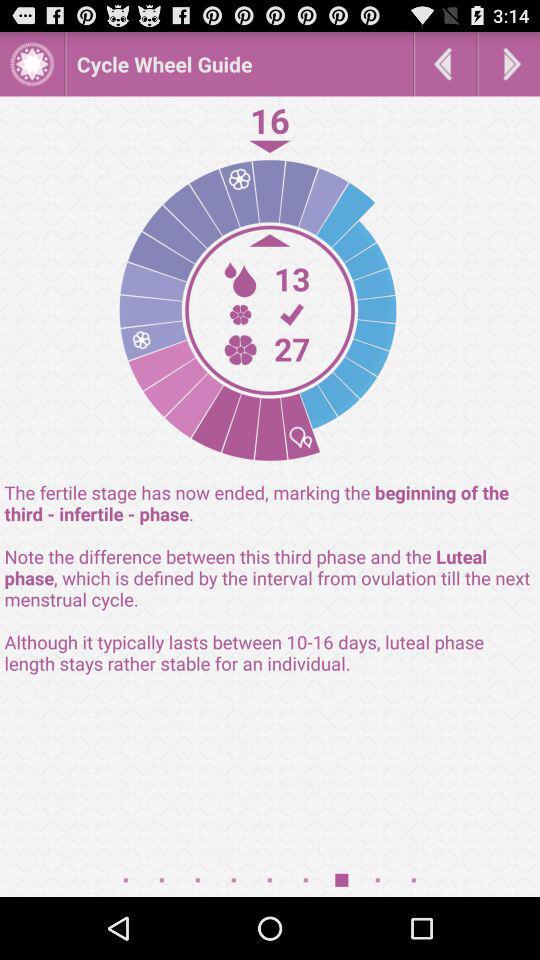  I want to click on go back, so click(445, 63).